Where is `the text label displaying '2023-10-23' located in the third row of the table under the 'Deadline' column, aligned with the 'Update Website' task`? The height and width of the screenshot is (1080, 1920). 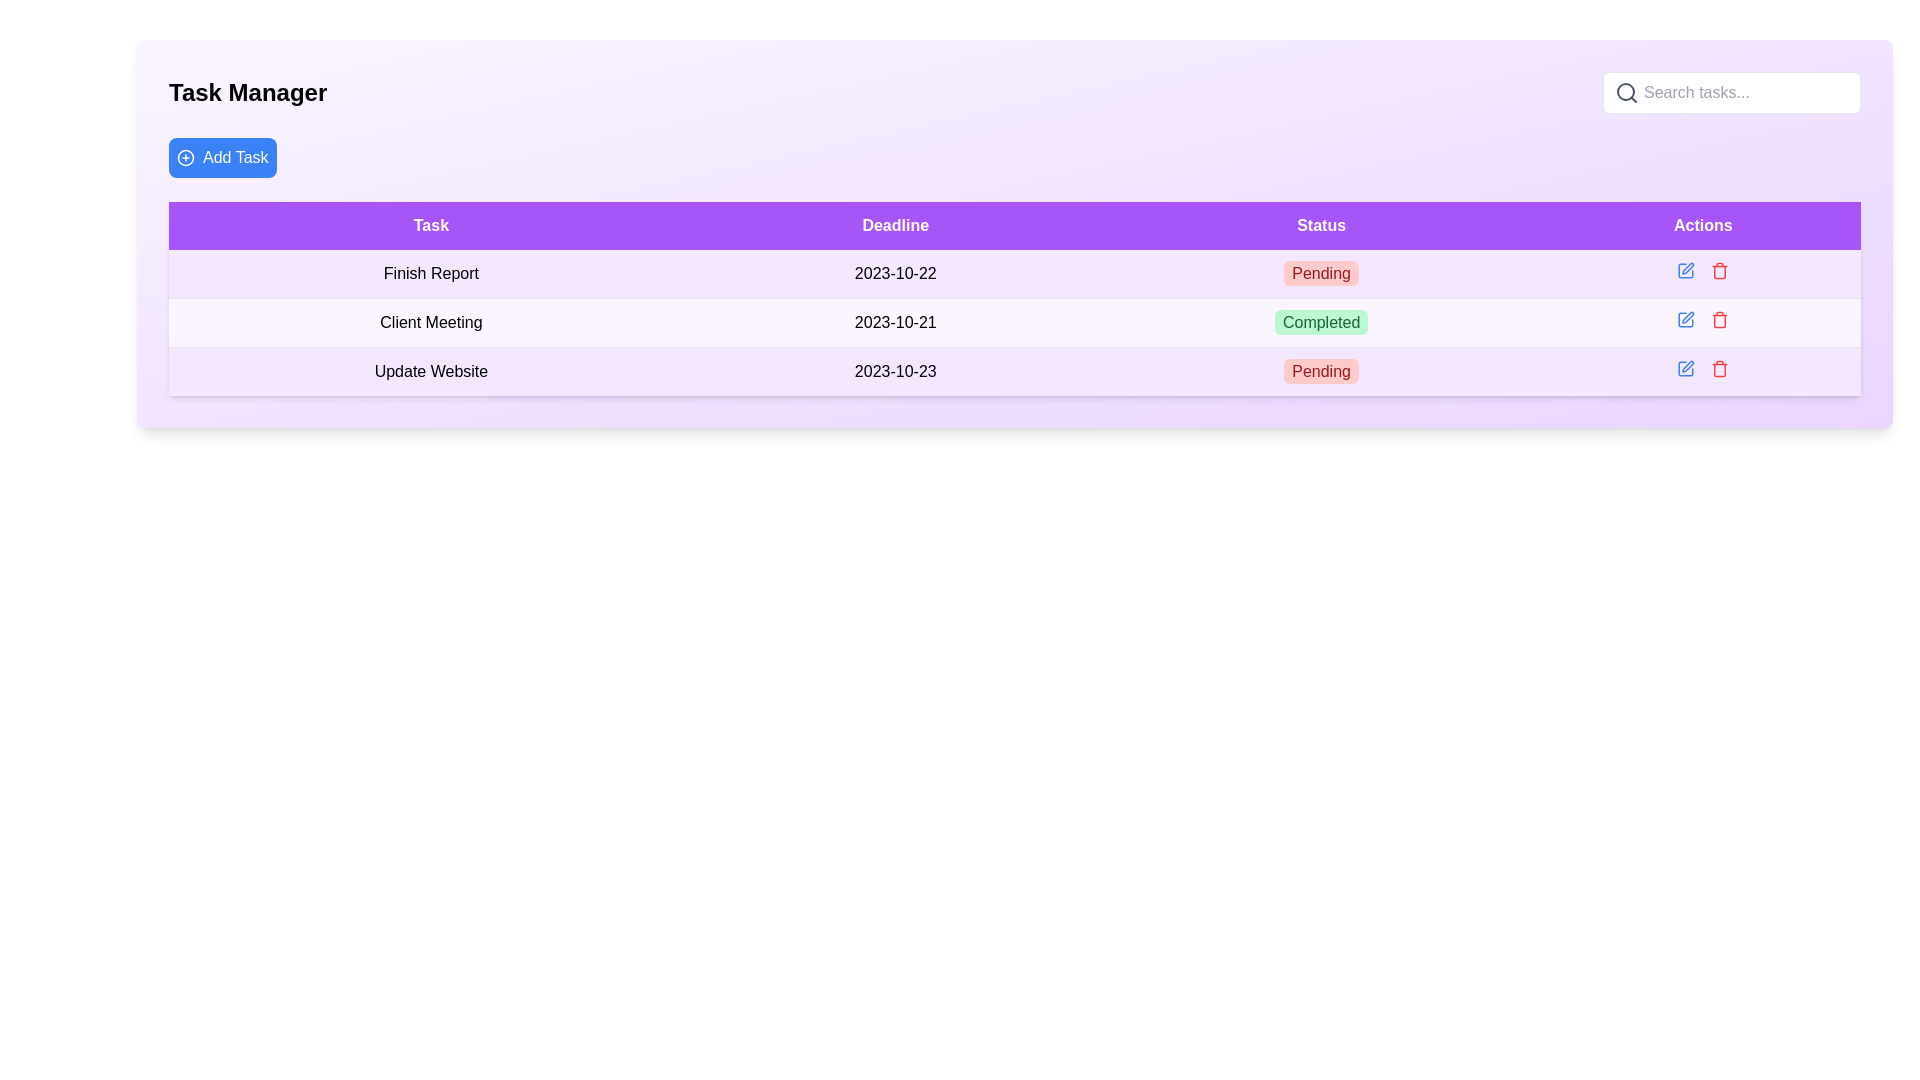 the text label displaying '2023-10-23' located in the third row of the table under the 'Deadline' column, aligned with the 'Update Website' task is located at coordinates (894, 371).